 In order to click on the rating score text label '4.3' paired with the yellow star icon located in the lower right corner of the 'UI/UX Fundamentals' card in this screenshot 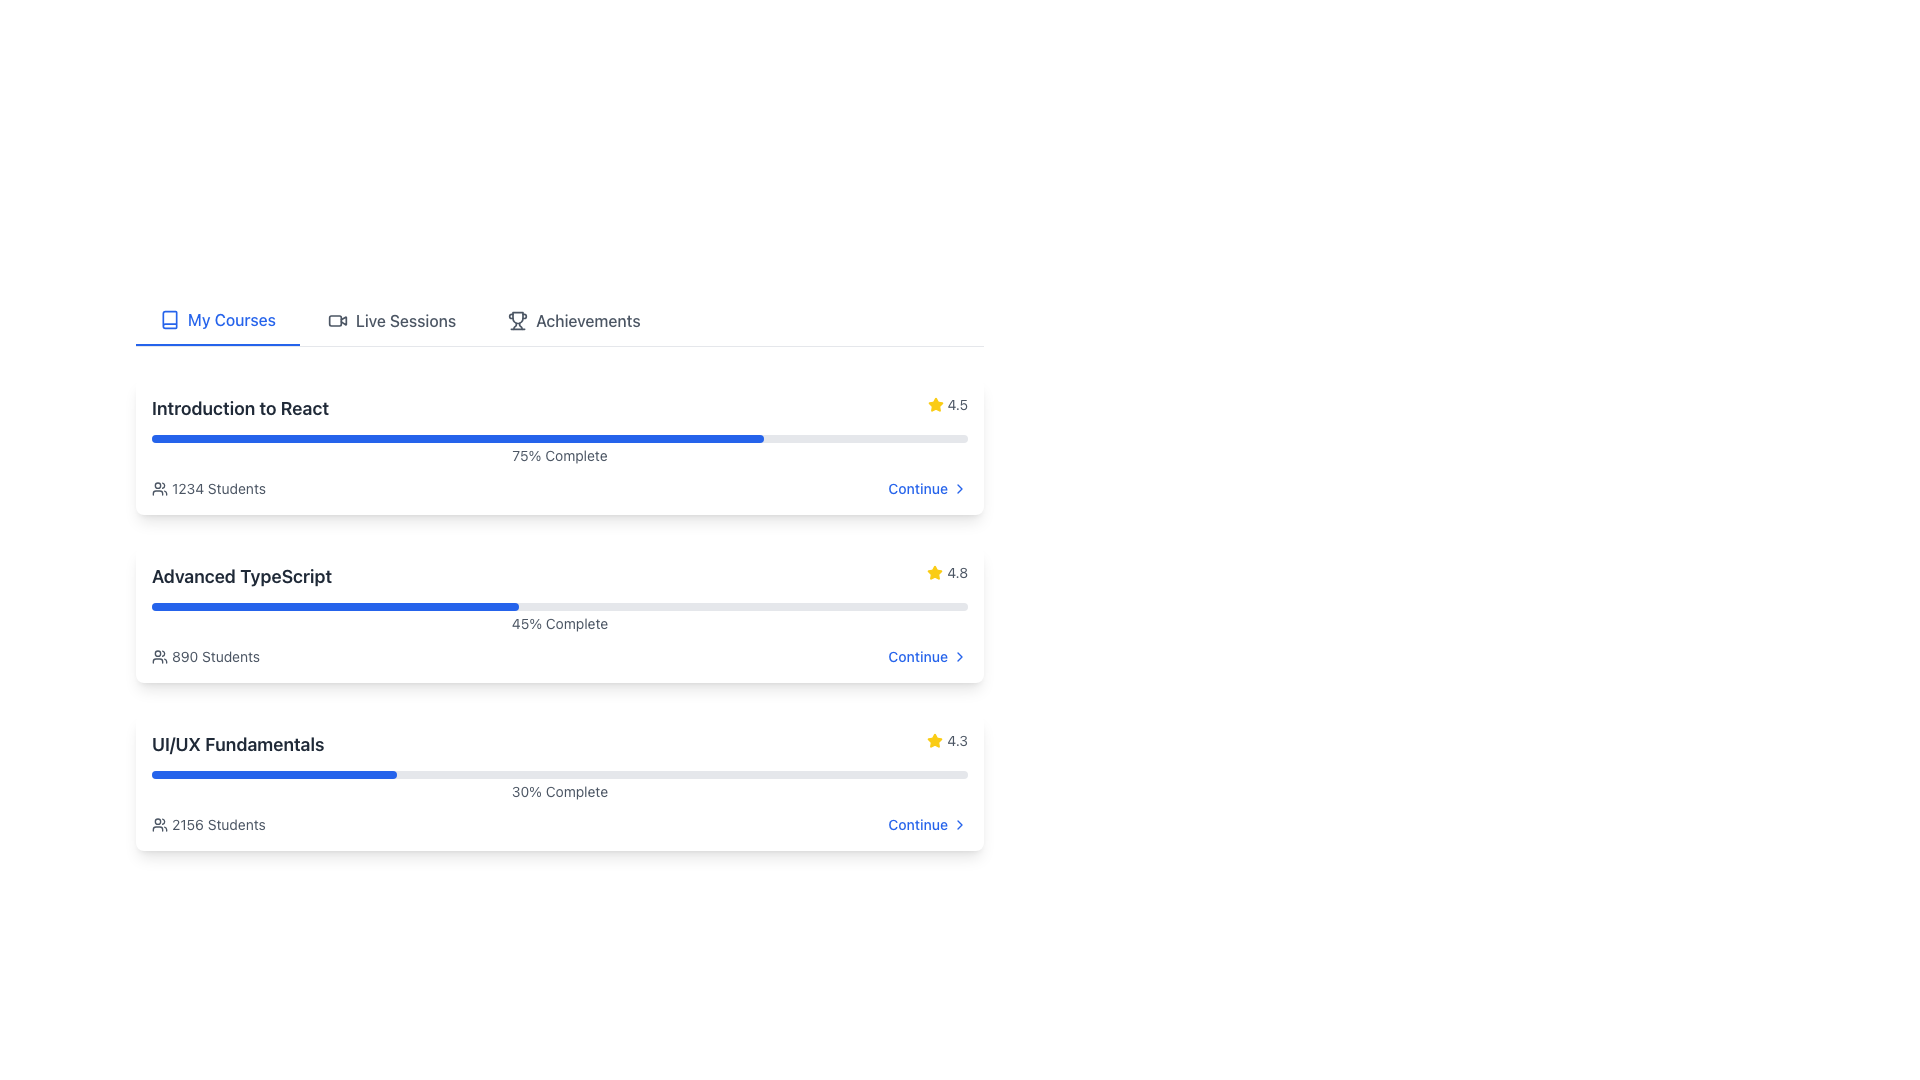, I will do `click(946, 740)`.